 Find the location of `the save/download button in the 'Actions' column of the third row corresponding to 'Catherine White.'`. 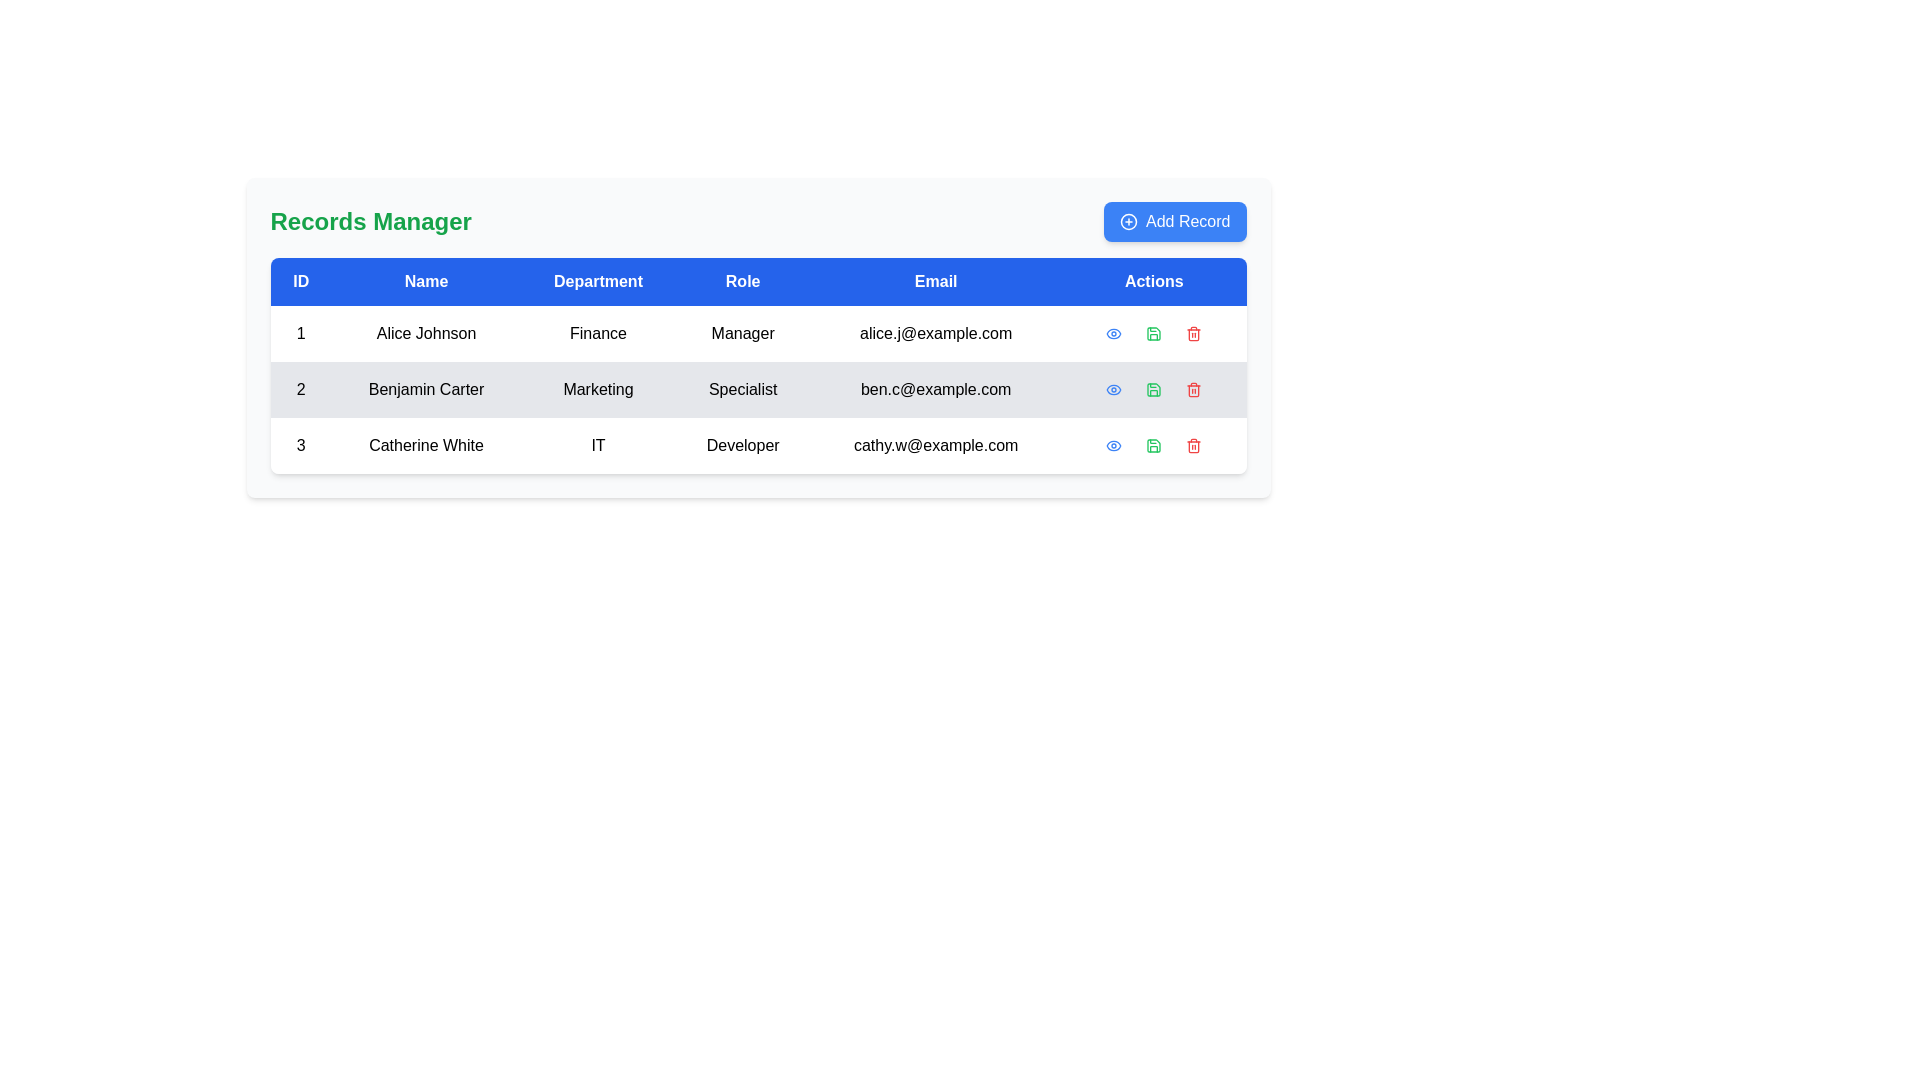

the save/download button in the 'Actions' column of the third row corresponding to 'Catherine White.' is located at coordinates (1154, 445).